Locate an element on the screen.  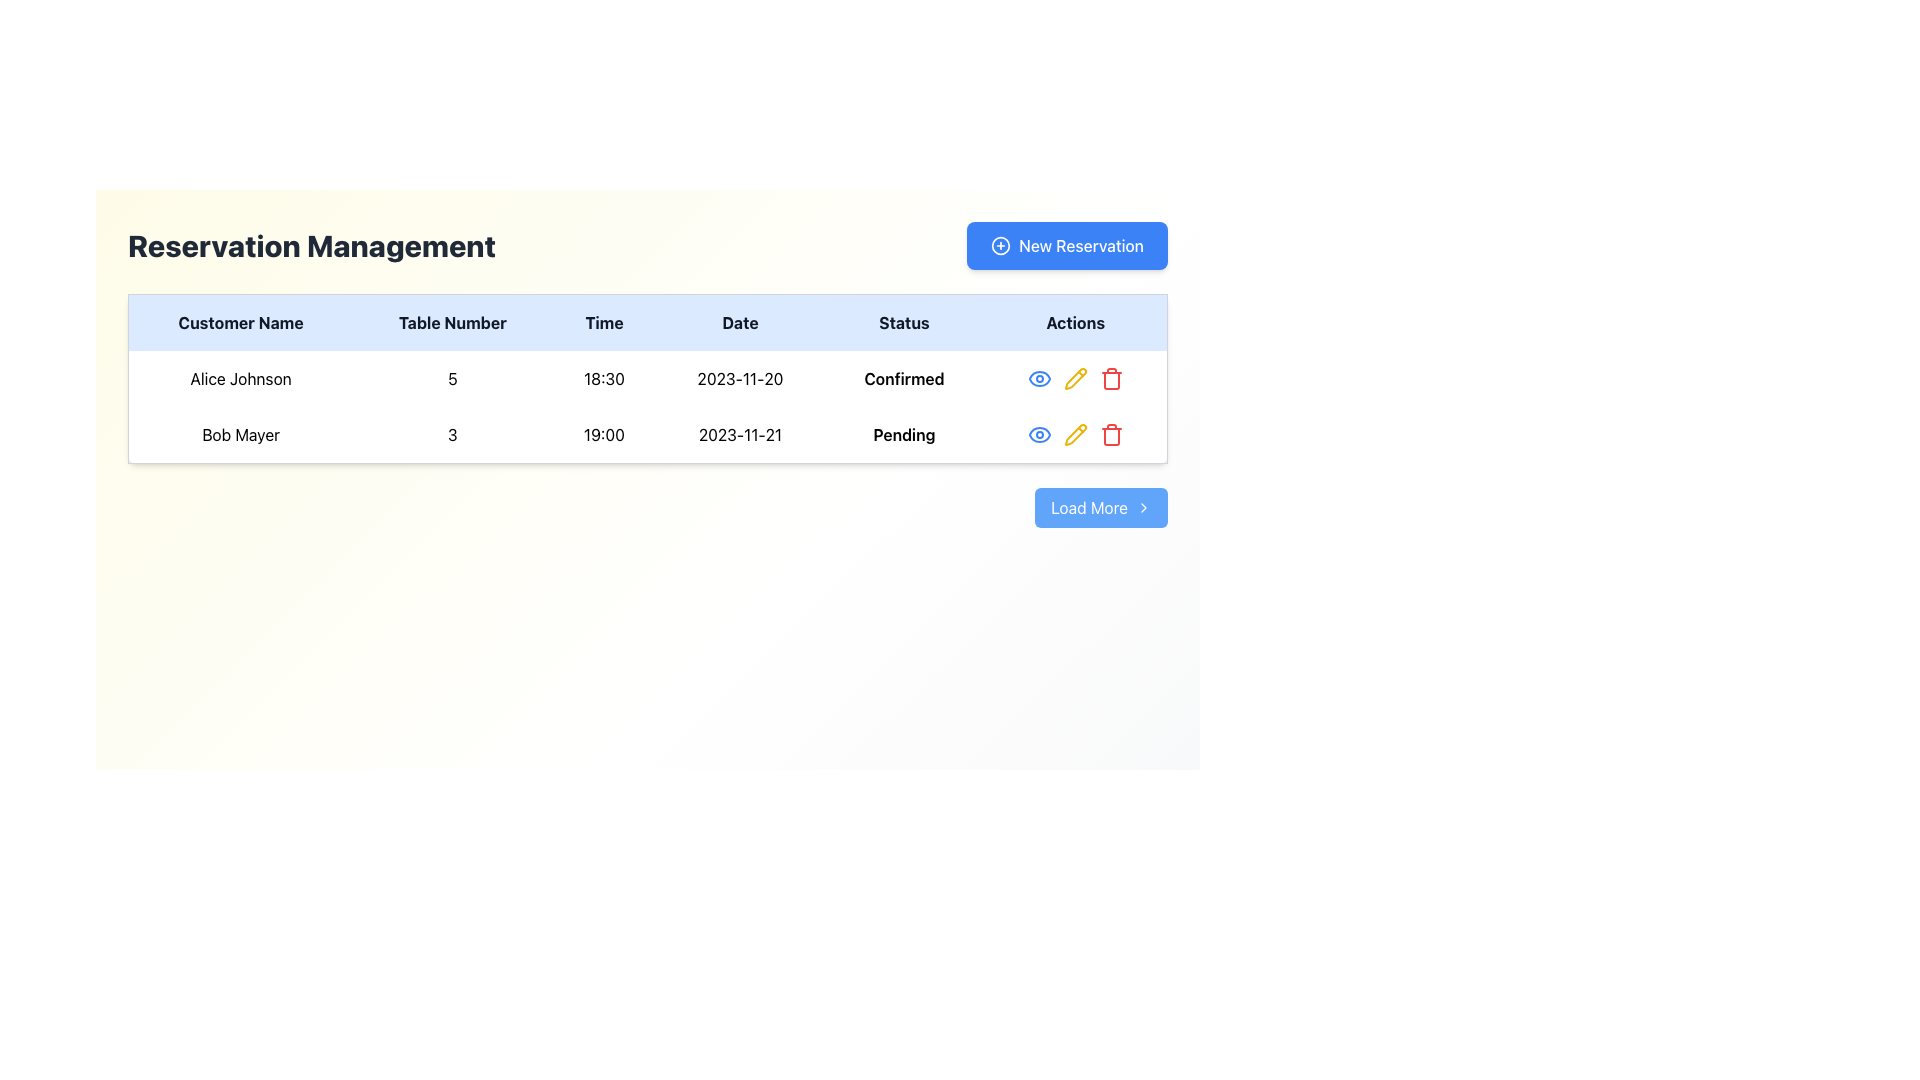
the pencil icon in the 'Actions' column of the second table row to display accessibility information is located at coordinates (1074, 378).